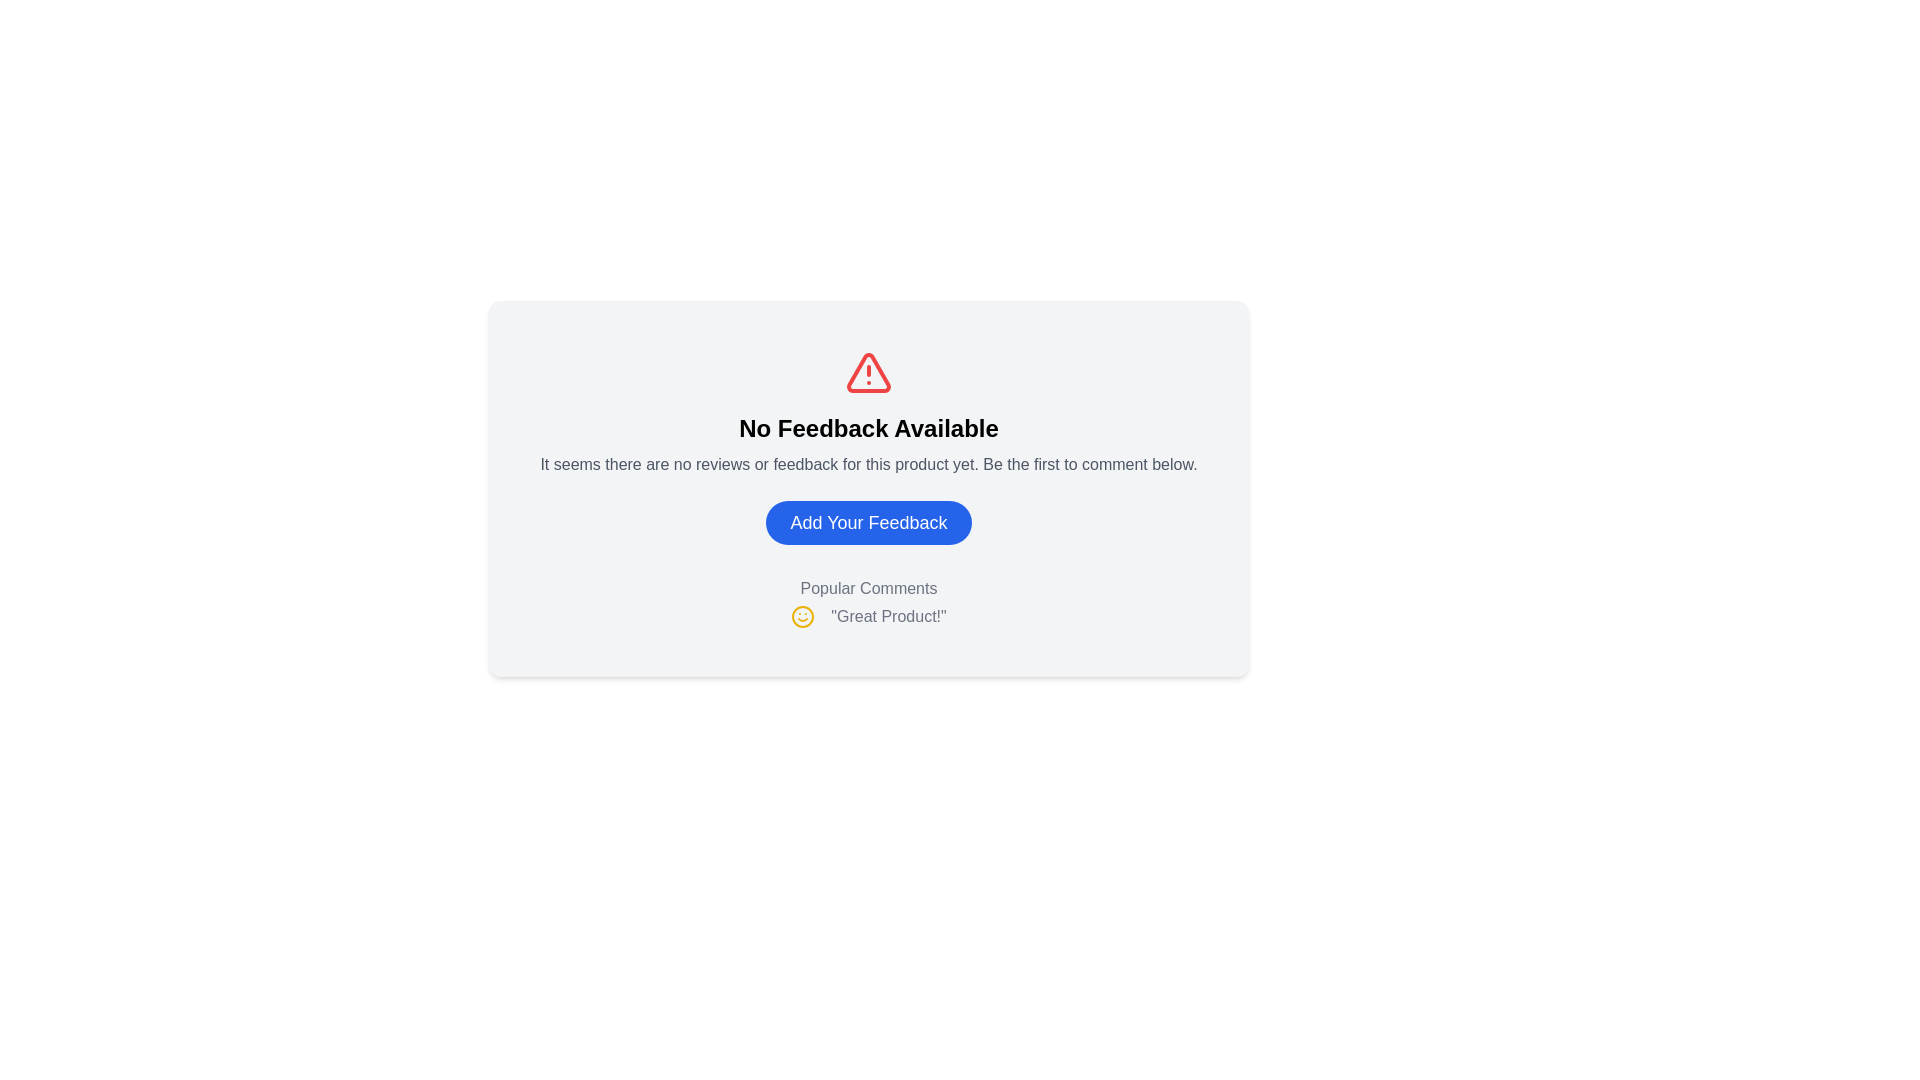 This screenshot has height=1080, width=1920. I want to click on the positive sentiment icon located in the 'Popular Comments' section, adjacent to the text 'Great Product!', so click(803, 616).